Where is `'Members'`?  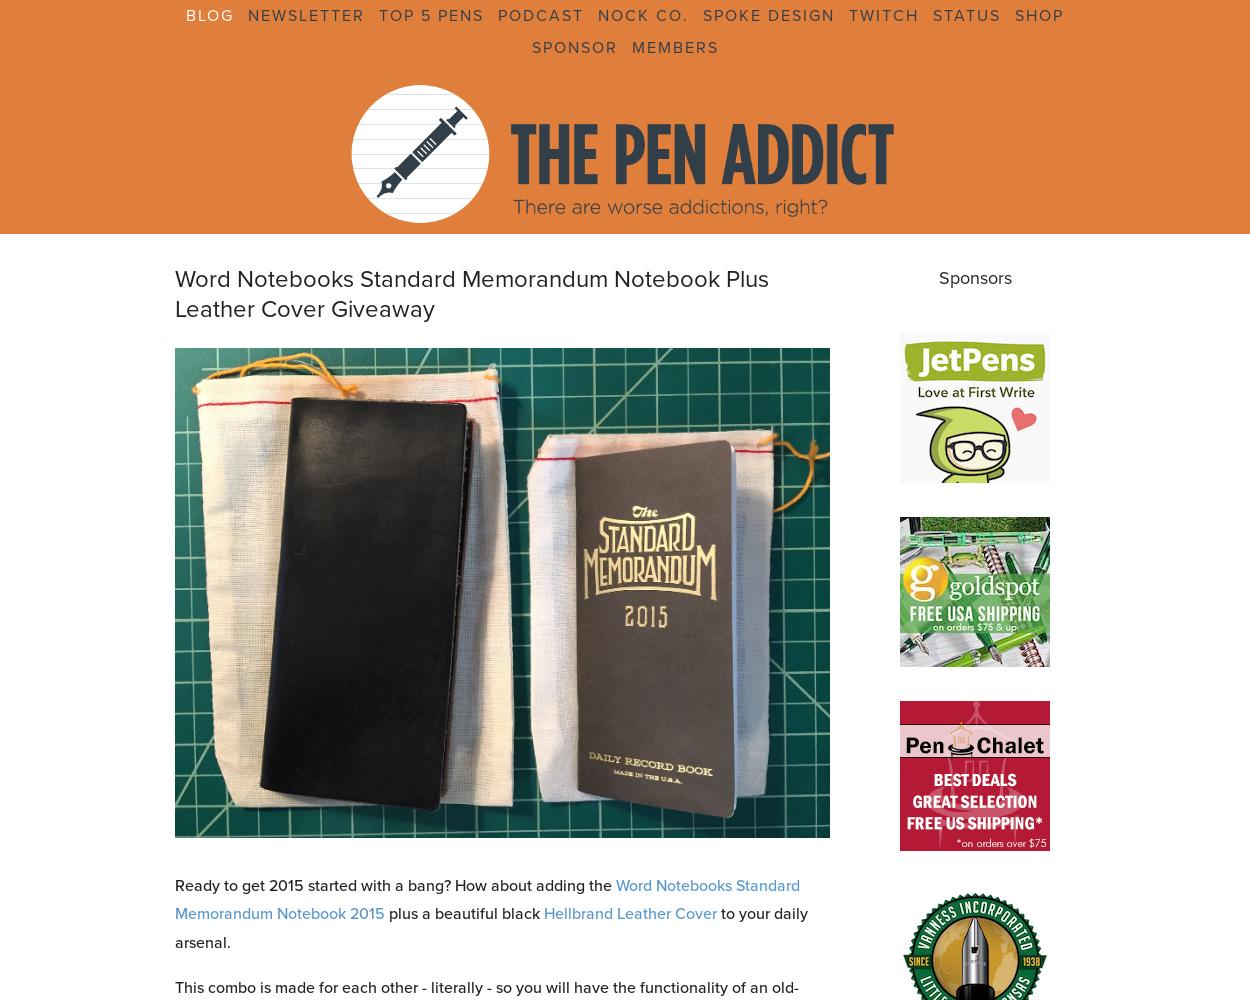 'Members' is located at coordinates (674, 47).